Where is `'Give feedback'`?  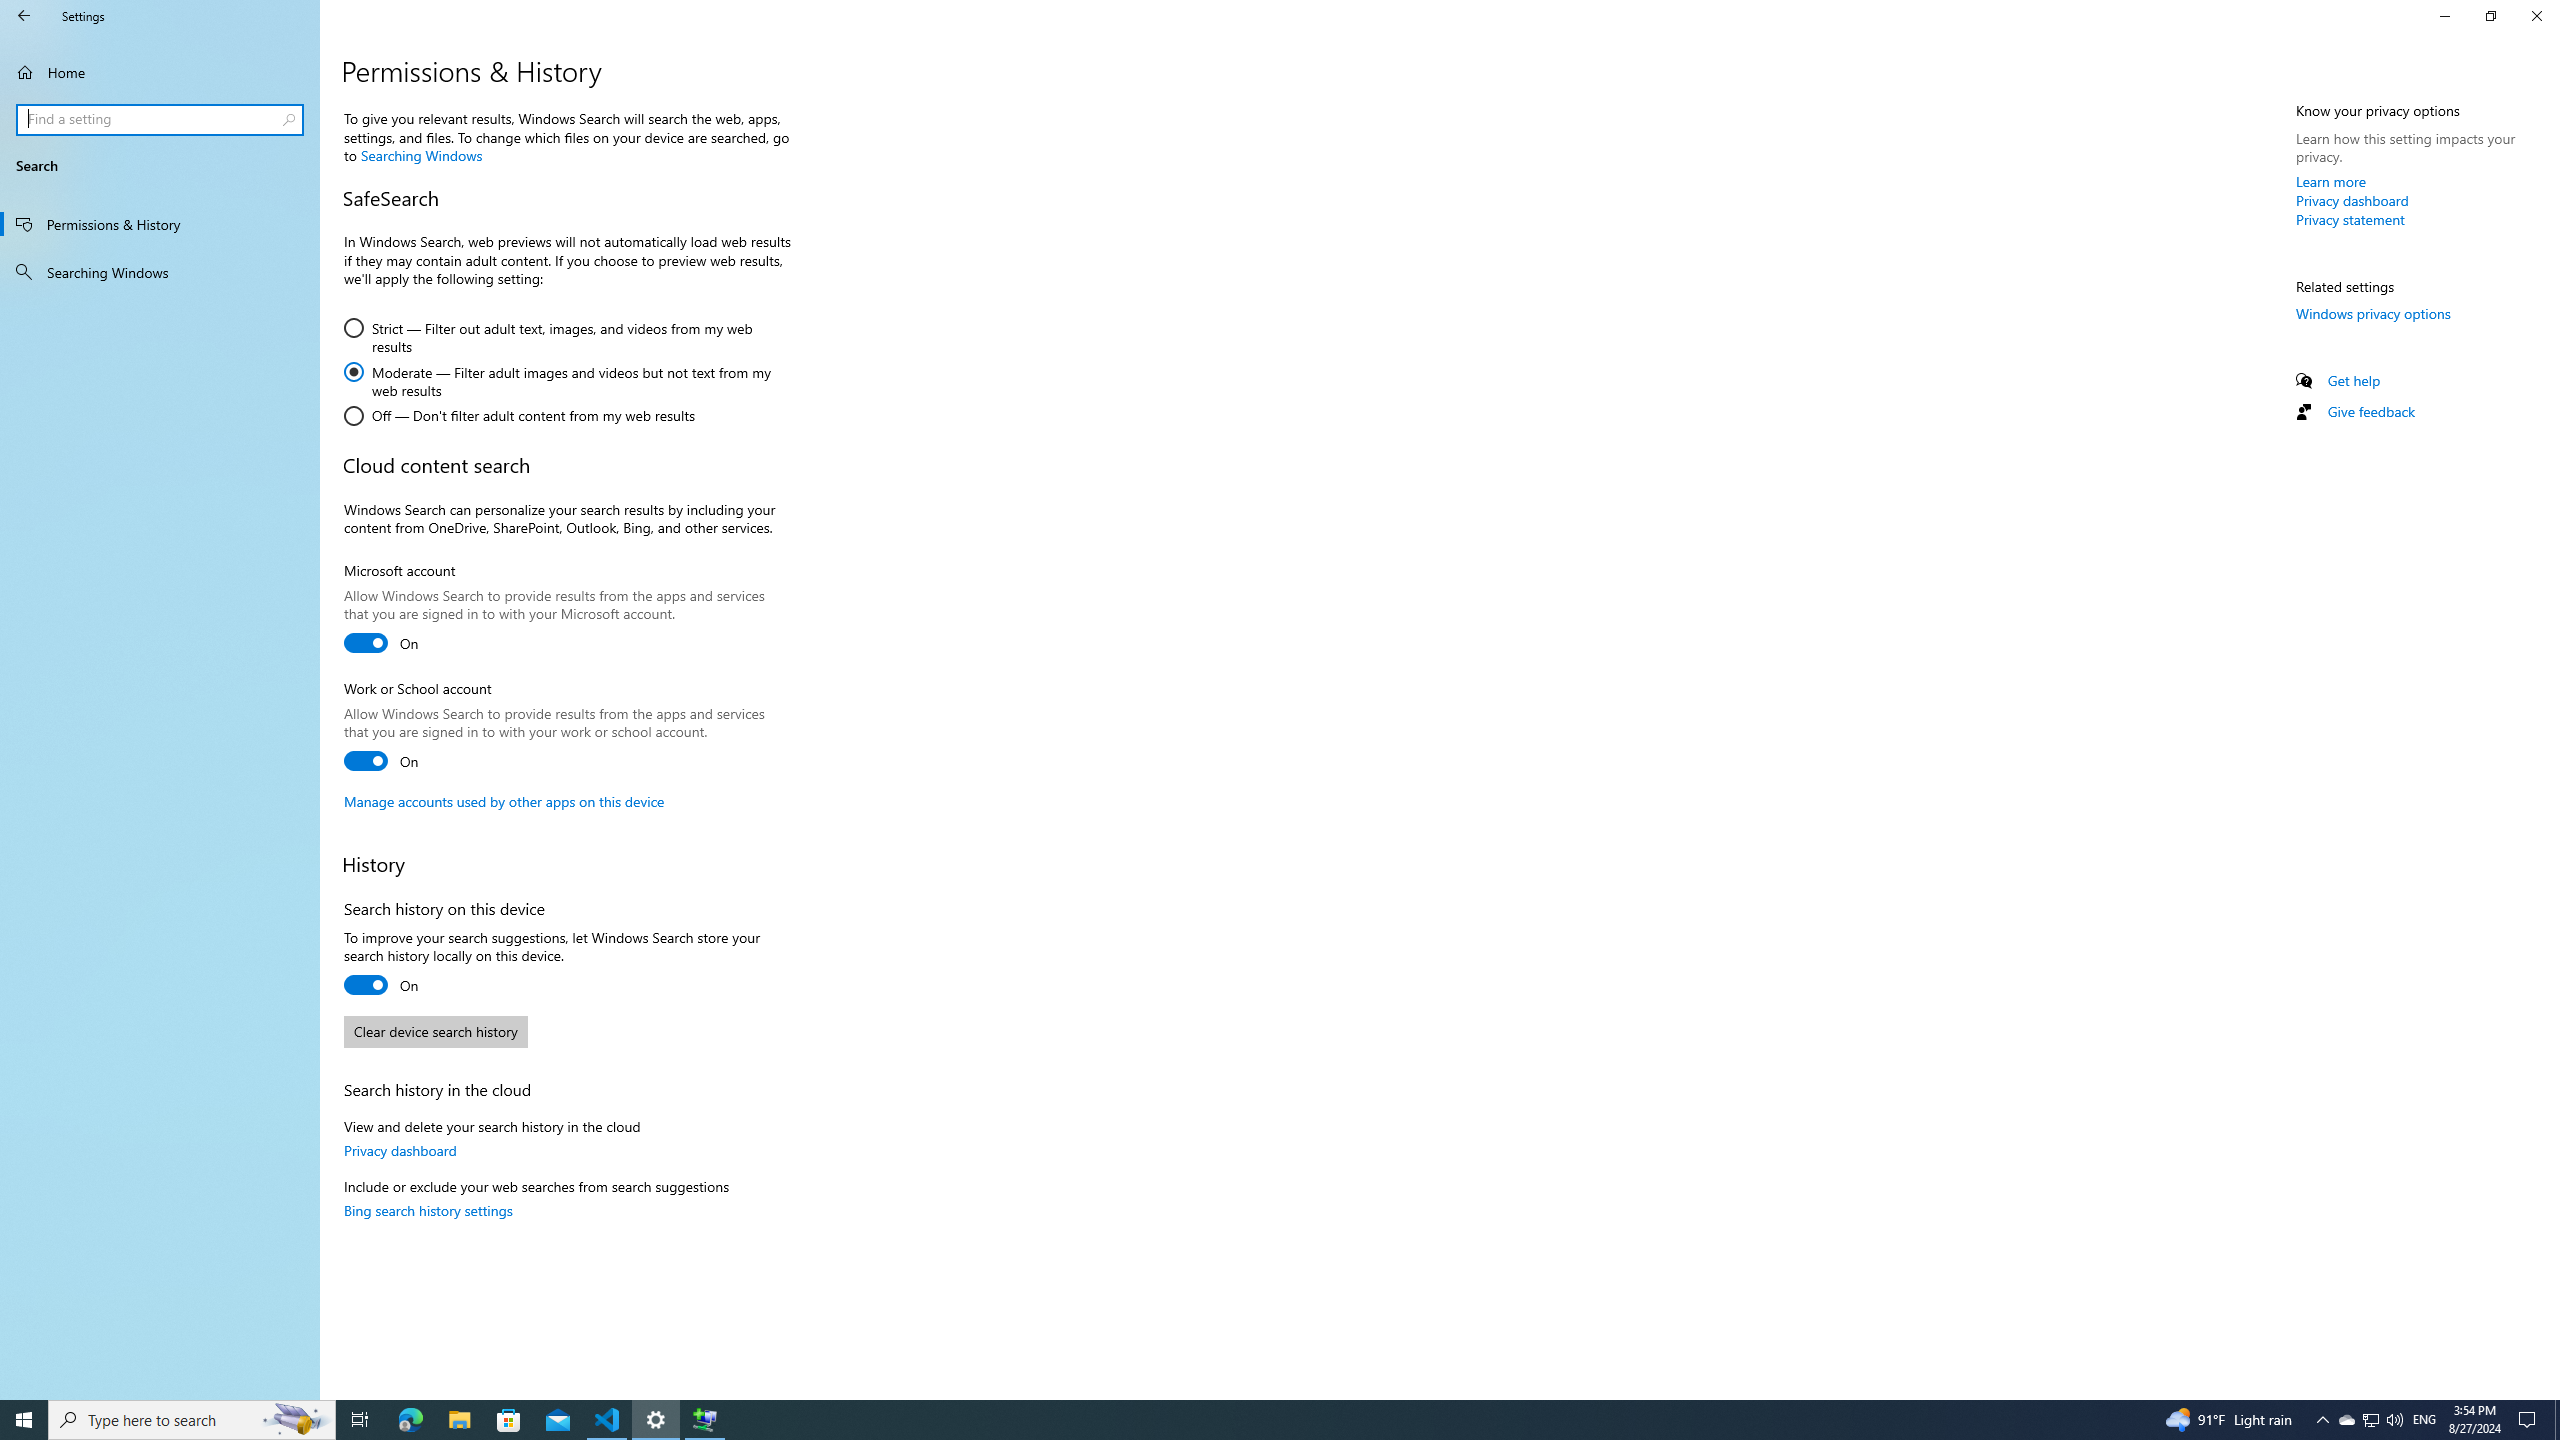 'Give feedback' is located at coordinates (2369, 410).